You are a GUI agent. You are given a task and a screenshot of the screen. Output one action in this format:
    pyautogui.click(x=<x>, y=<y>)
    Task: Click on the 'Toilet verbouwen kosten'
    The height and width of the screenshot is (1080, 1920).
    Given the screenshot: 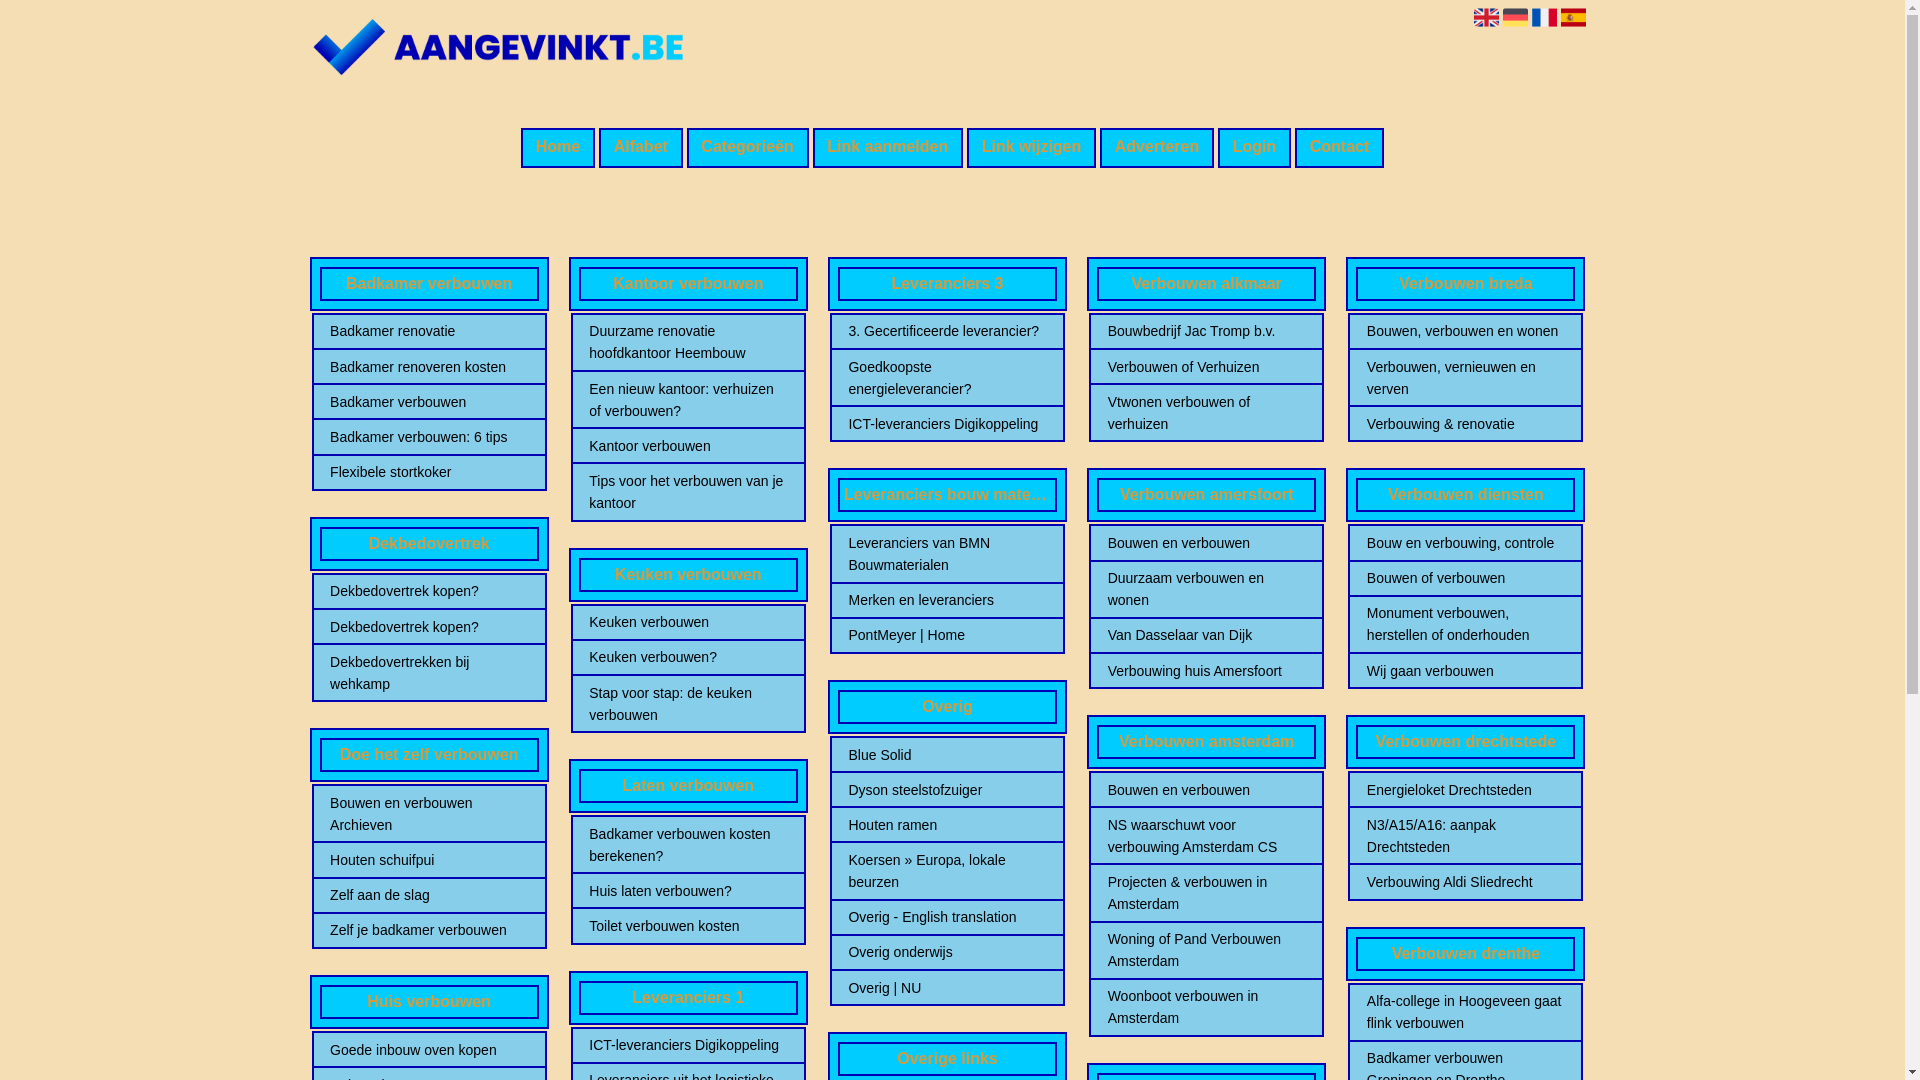 What is the action you would take?
    pyautogui.click(x=687, y=925)
    